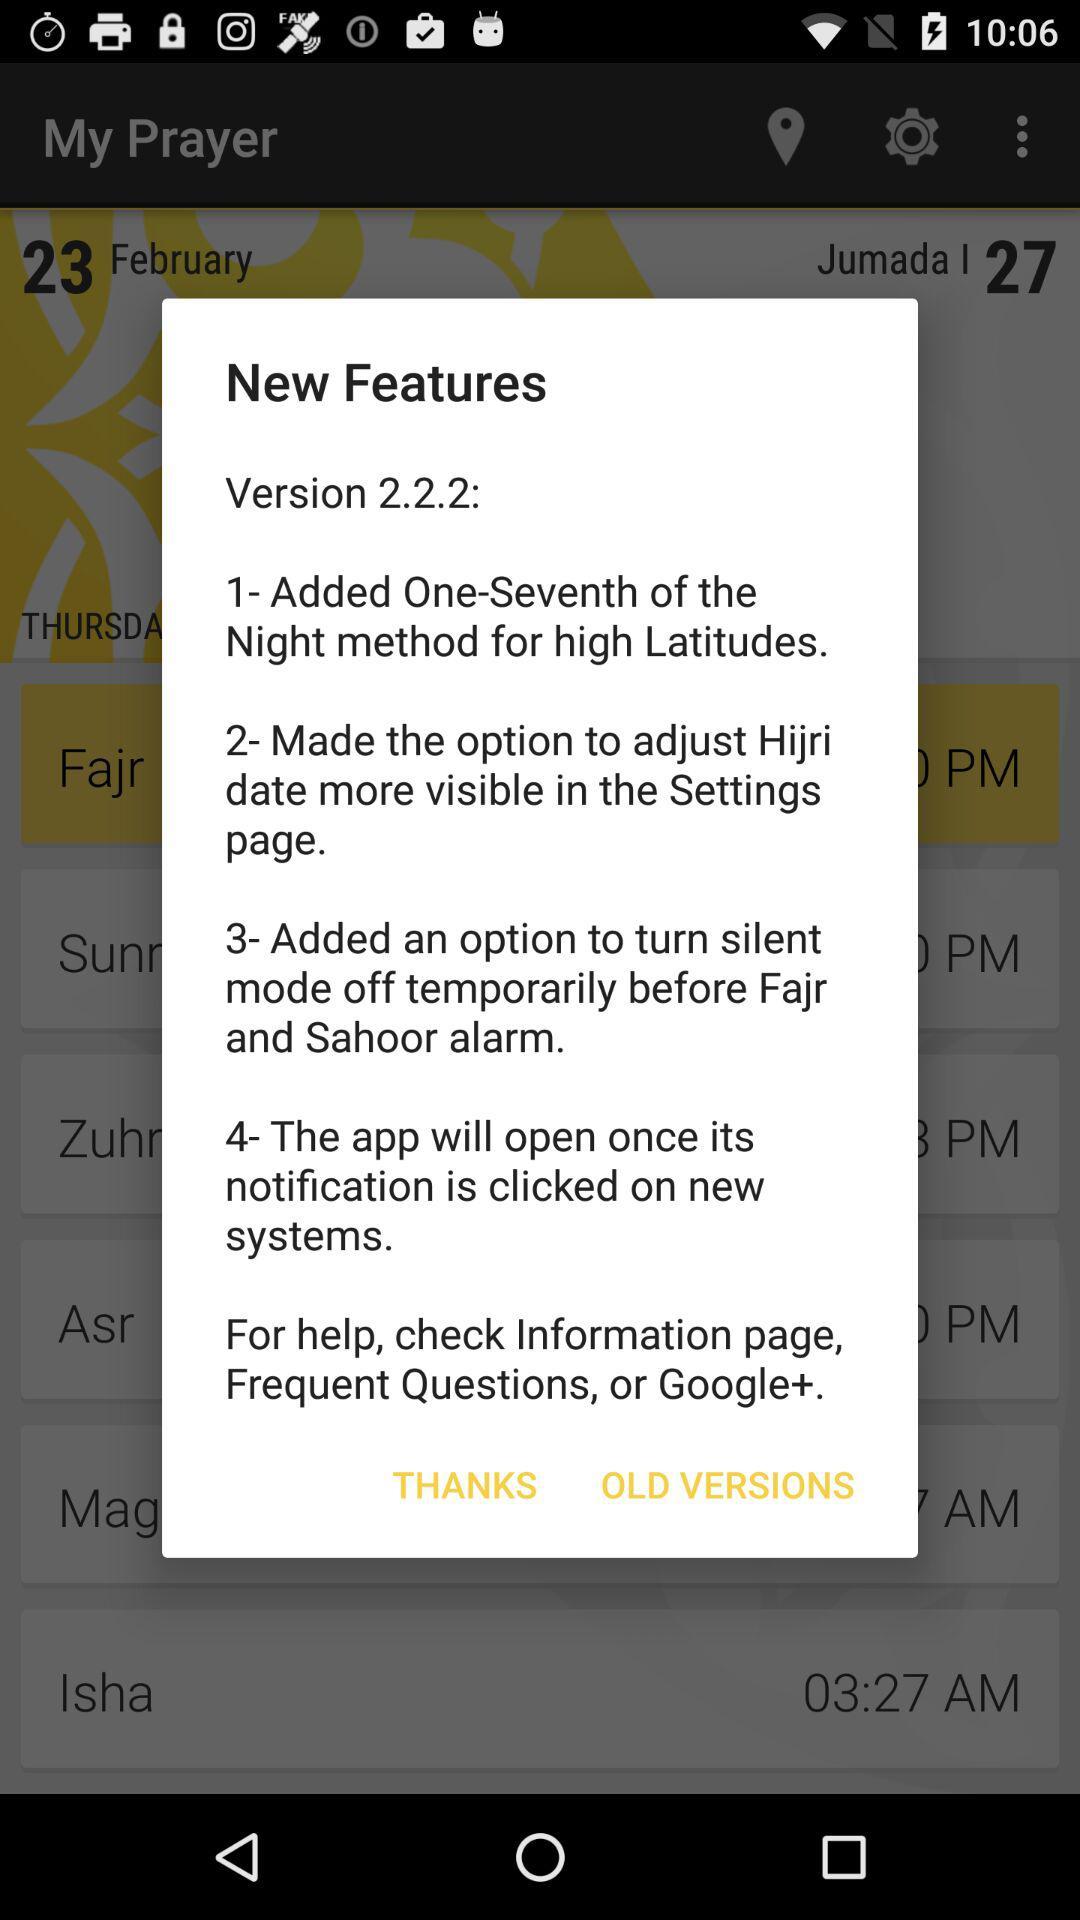 The width and height of the screenshot is (1080, 1920). What do you see at coordinates (465, 1484) in the screenshot?
I see `the thanks item` at bounding box center [465, 1484].